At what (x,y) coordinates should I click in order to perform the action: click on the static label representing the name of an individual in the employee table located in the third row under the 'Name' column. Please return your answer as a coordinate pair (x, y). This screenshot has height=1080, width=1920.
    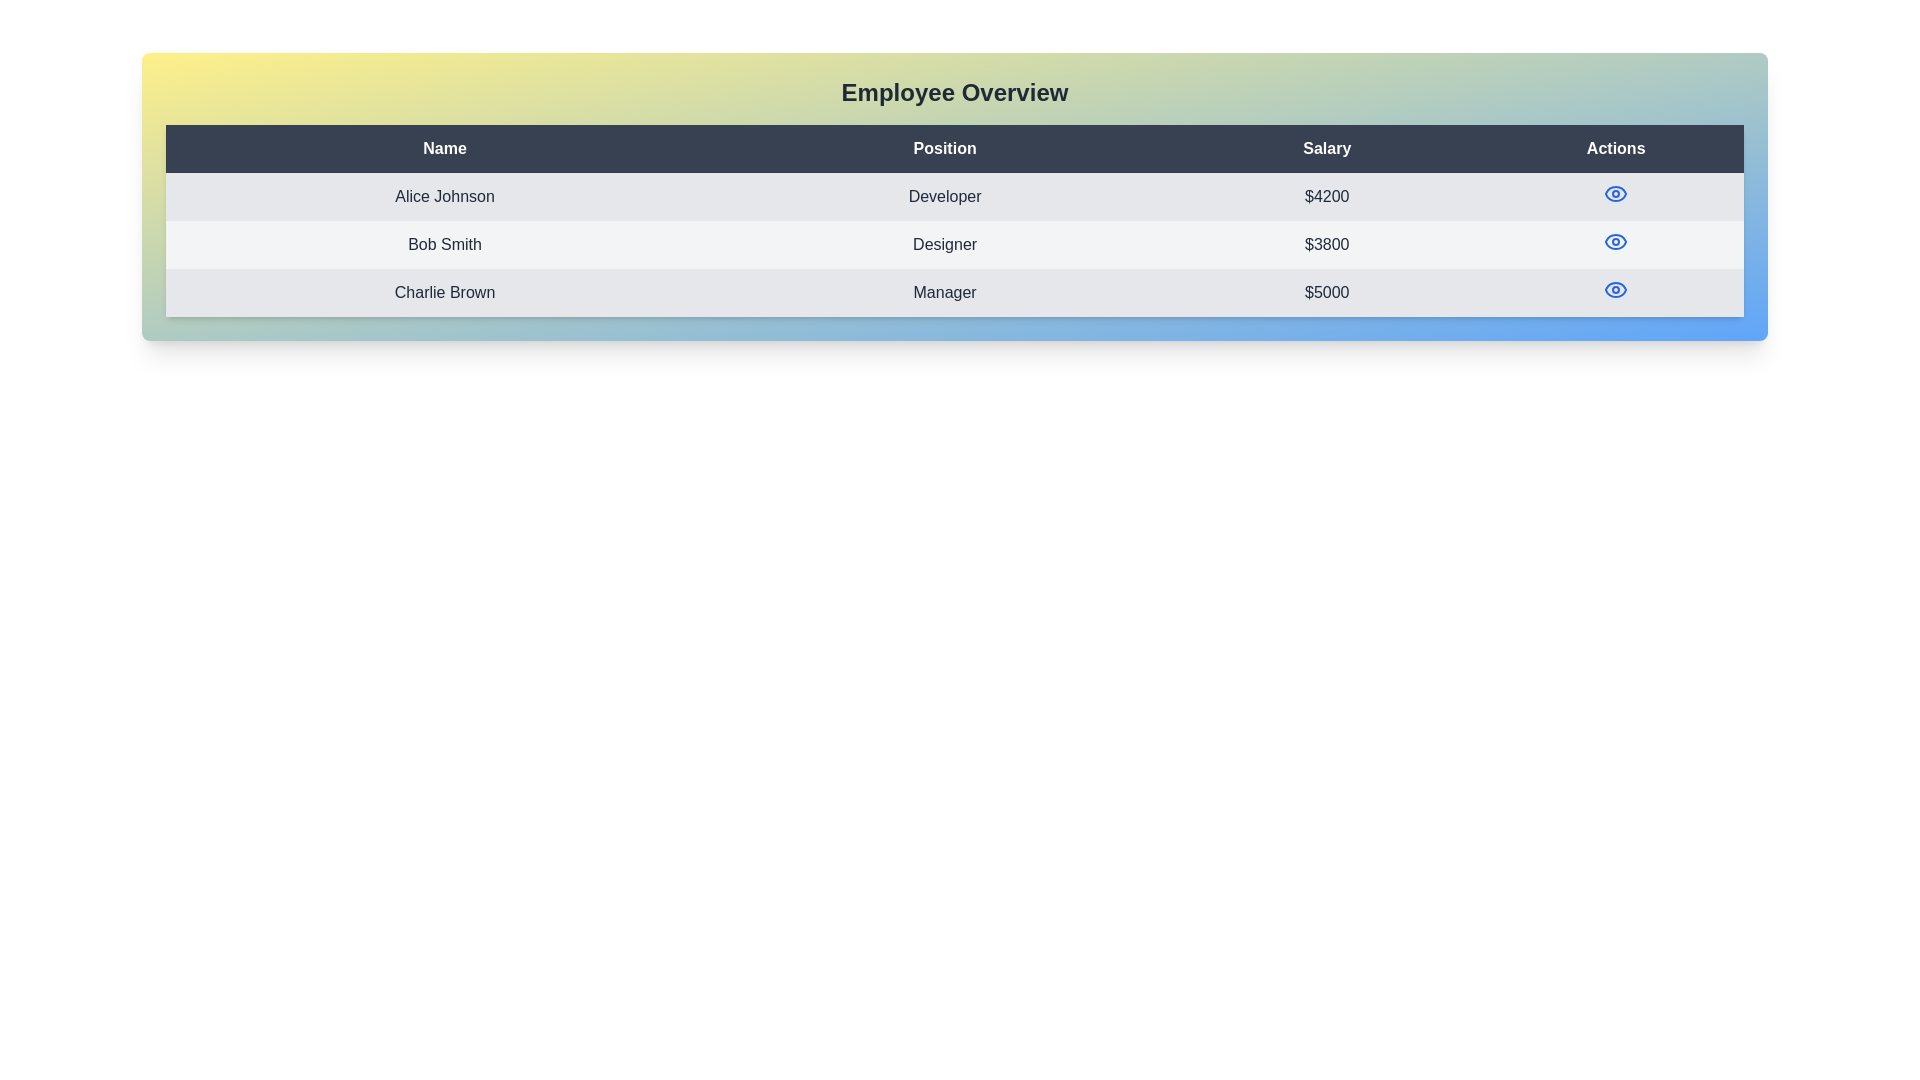
    Looking at the image, I should click on (444, 293).